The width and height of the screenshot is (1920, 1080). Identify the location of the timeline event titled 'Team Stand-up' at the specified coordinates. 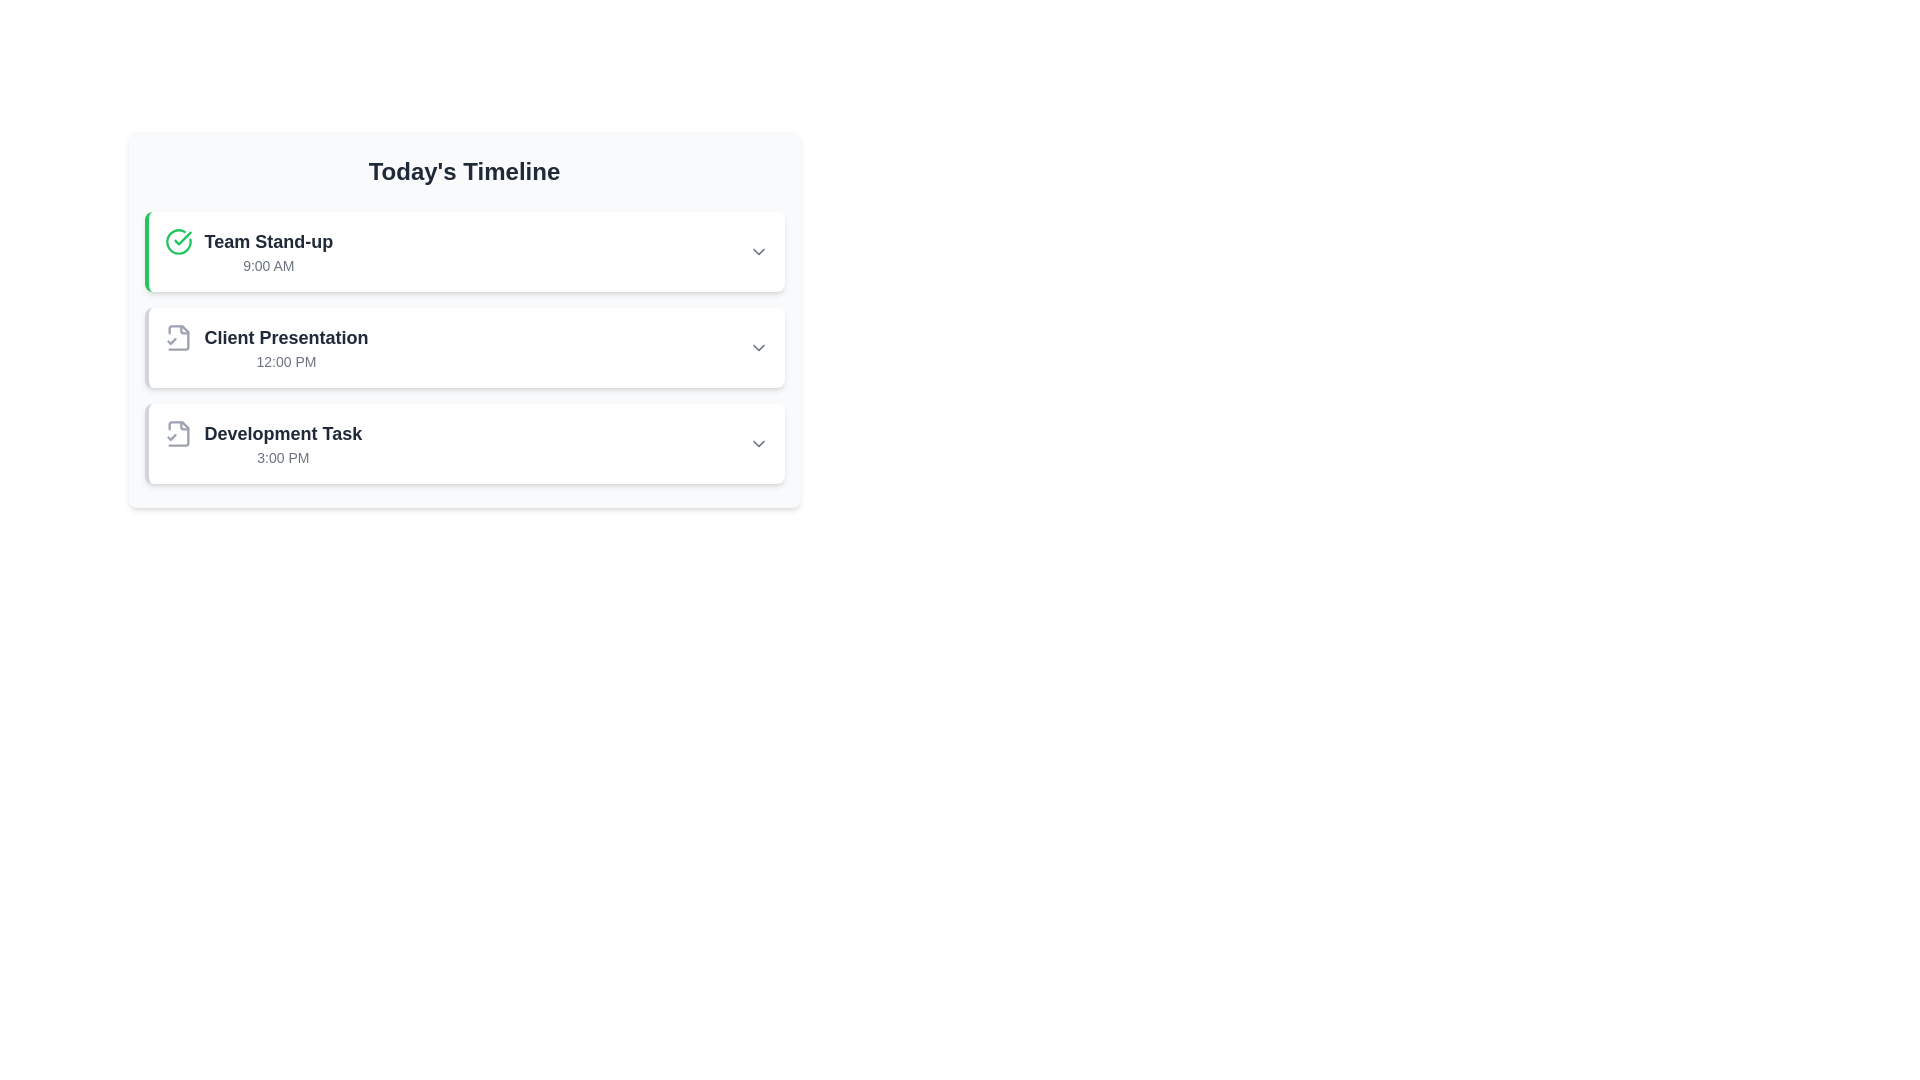
(247, 250).